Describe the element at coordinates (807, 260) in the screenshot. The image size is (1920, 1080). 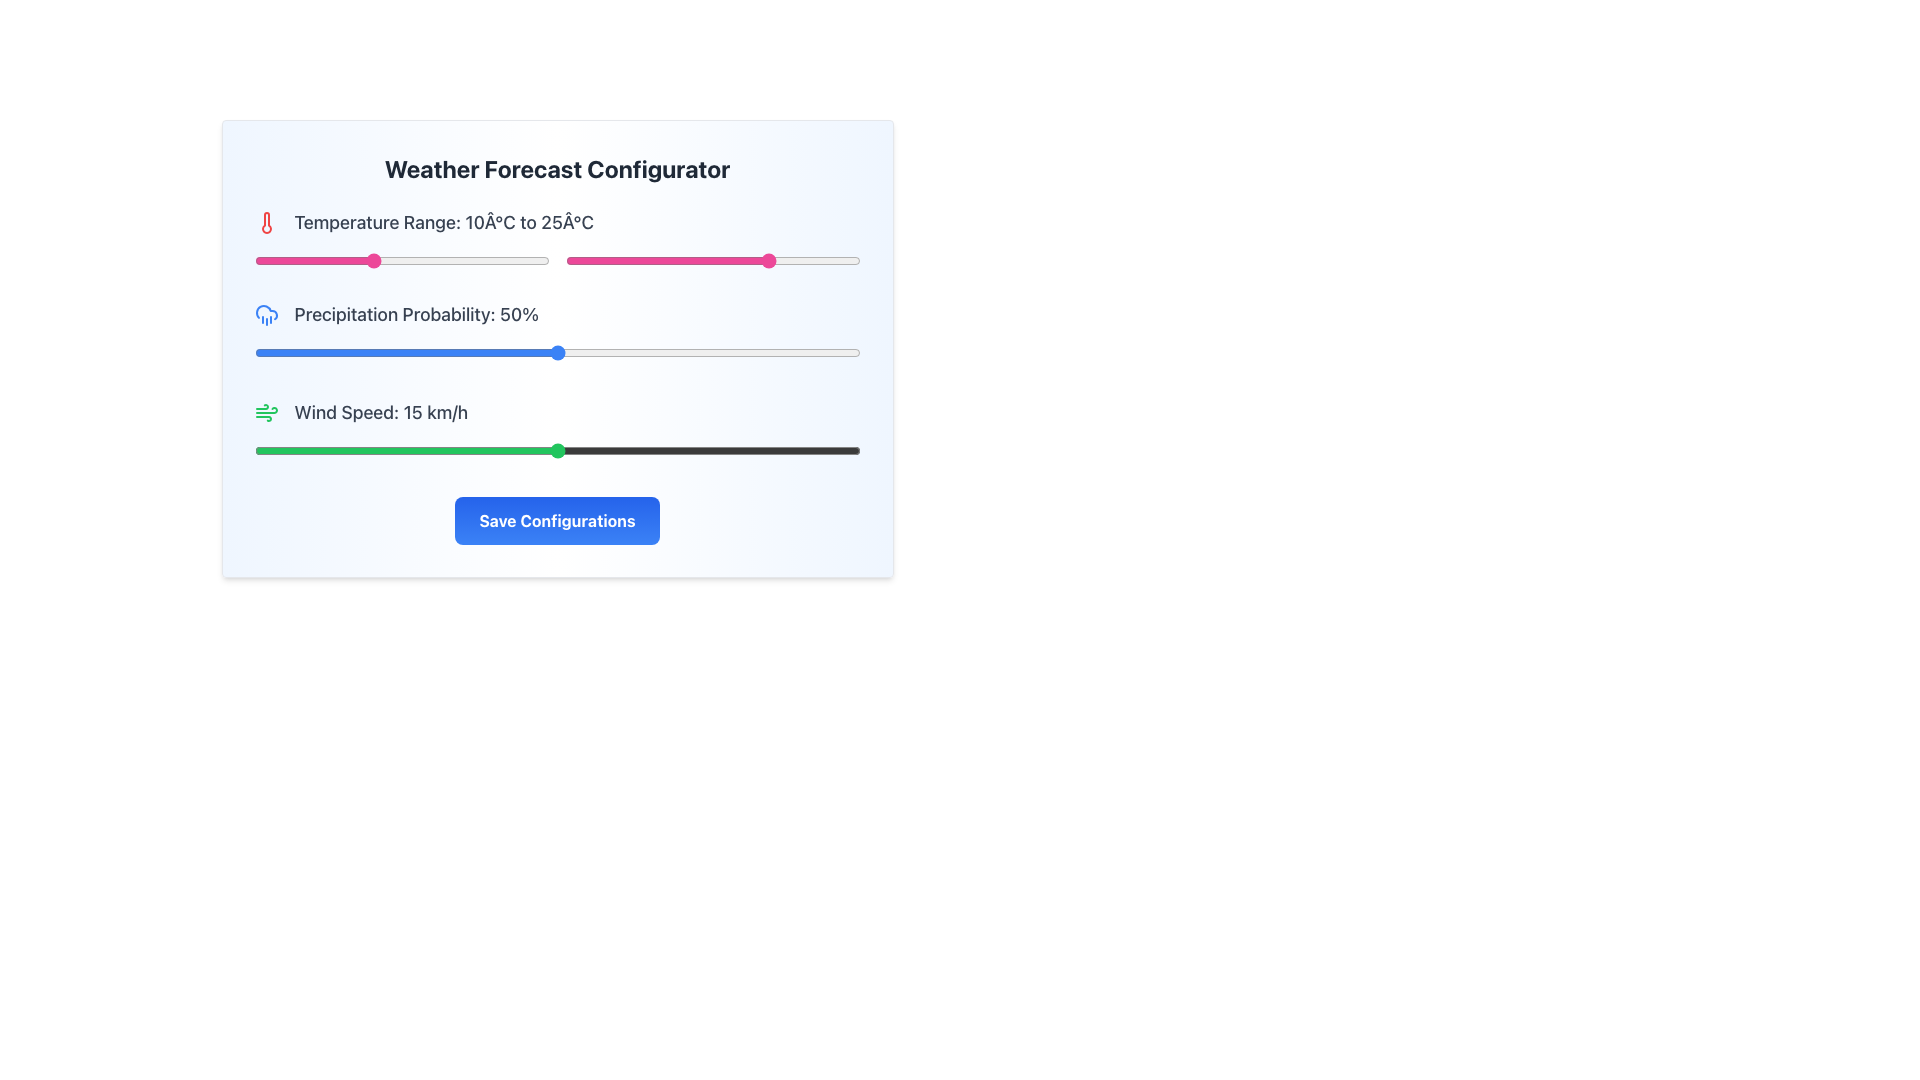
I see `the temperature value` at that location.